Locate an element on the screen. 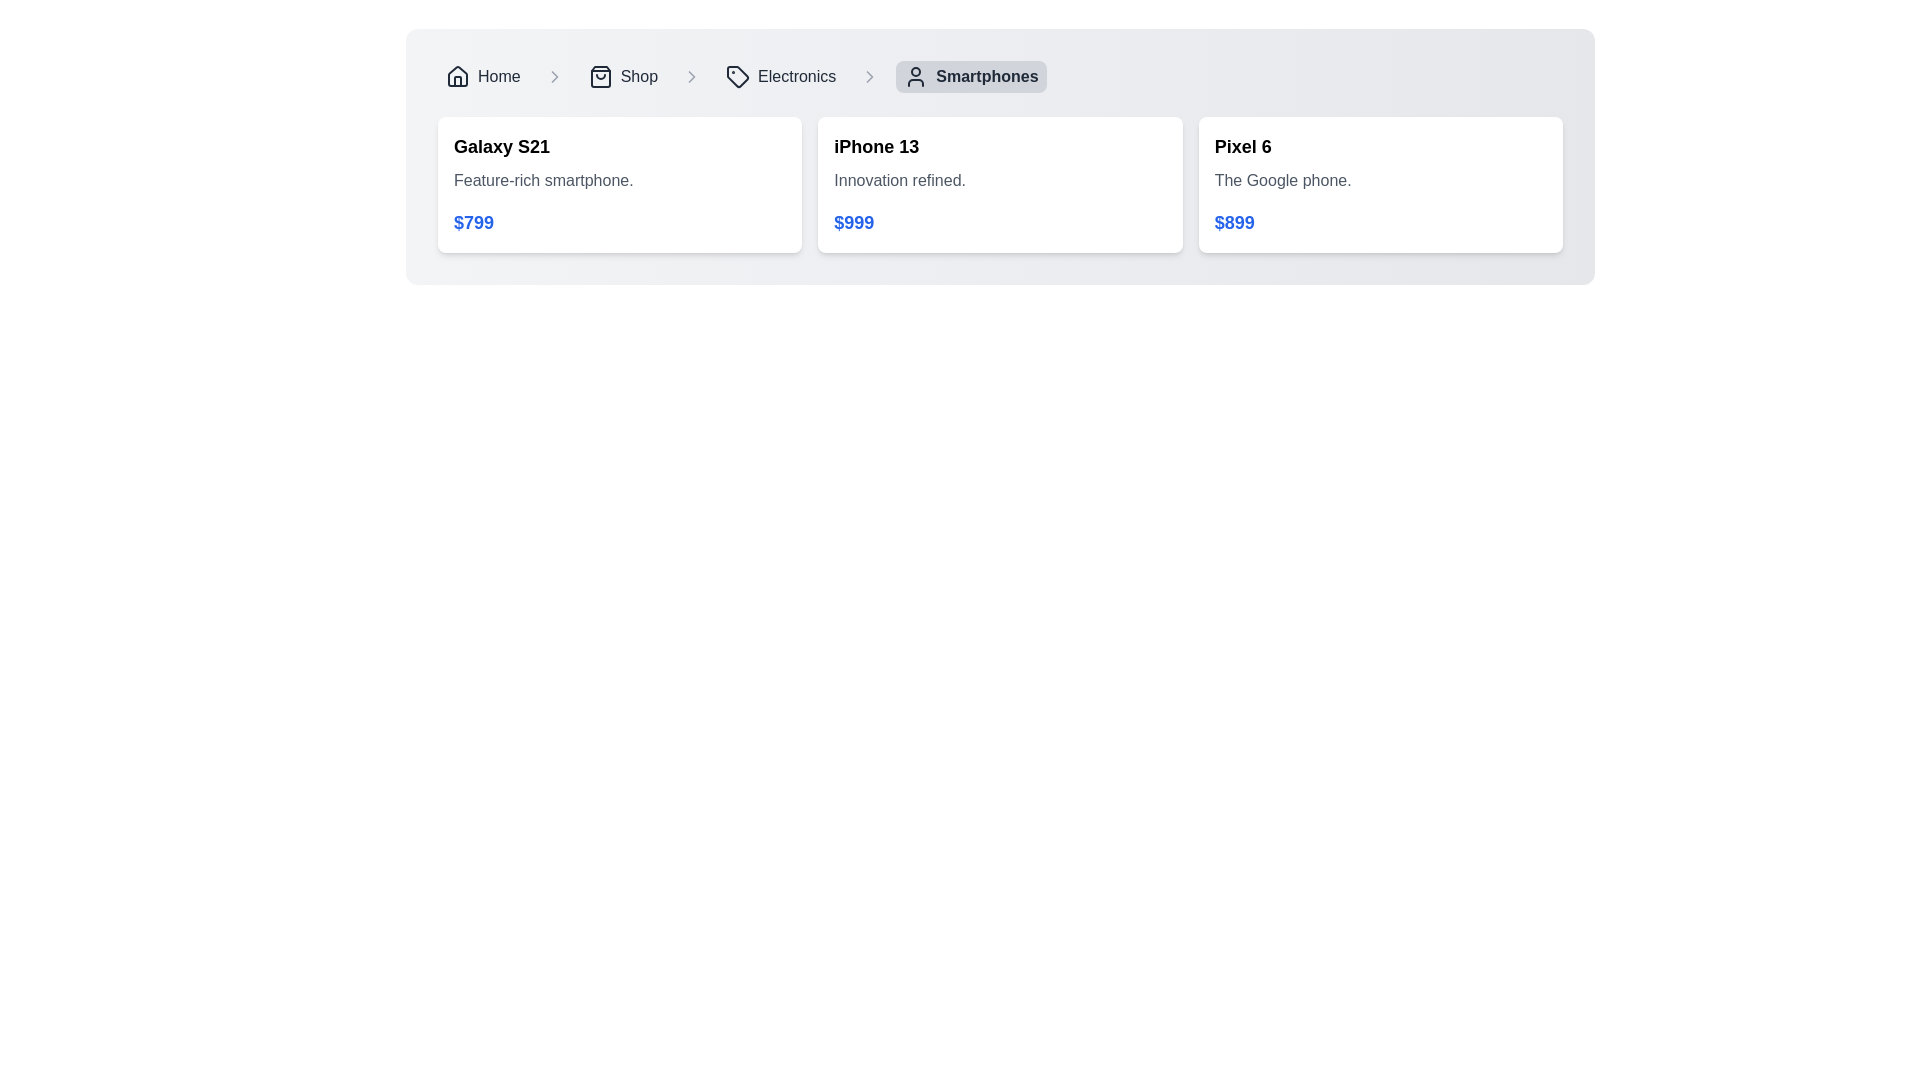 The height and width of the screenshot is (1080, 1920). the tag-shaped icon representing the 'Electronics' category in the breadcrumb navigation bar, positioned between 'Shop' and 'Smartphones' is located at coordinates (737, 76).